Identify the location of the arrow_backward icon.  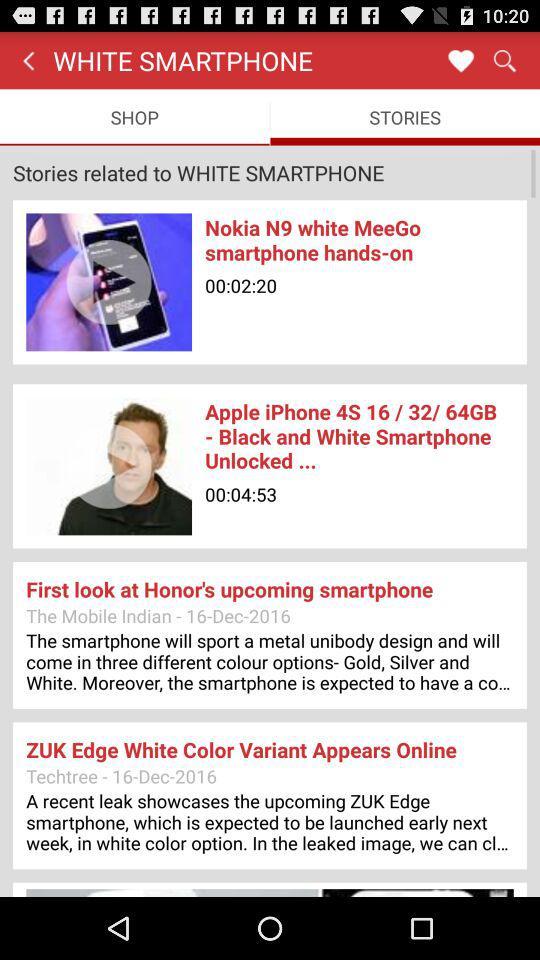
(27, 64).